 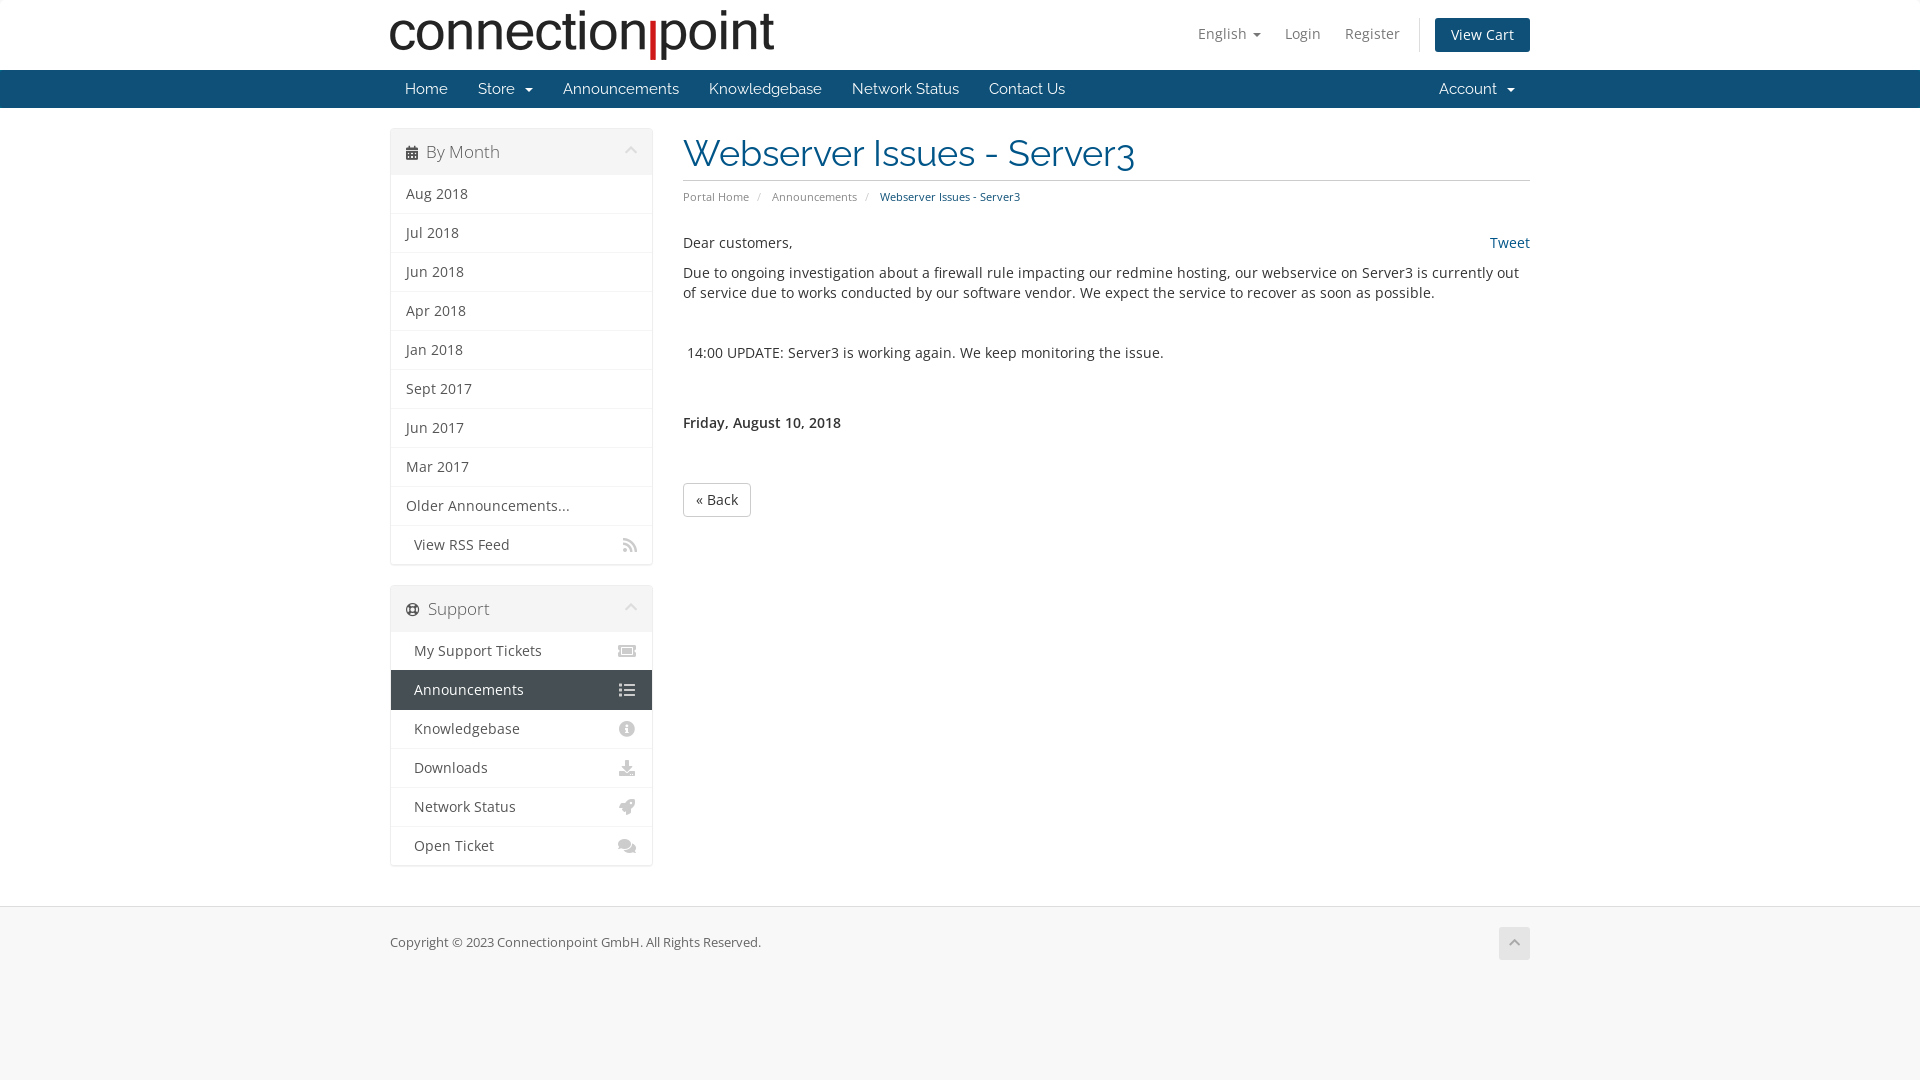 What do you see at coordinates (425, 87) in the screenshot?
I see `'Home'` at bounding box center [425, 87].